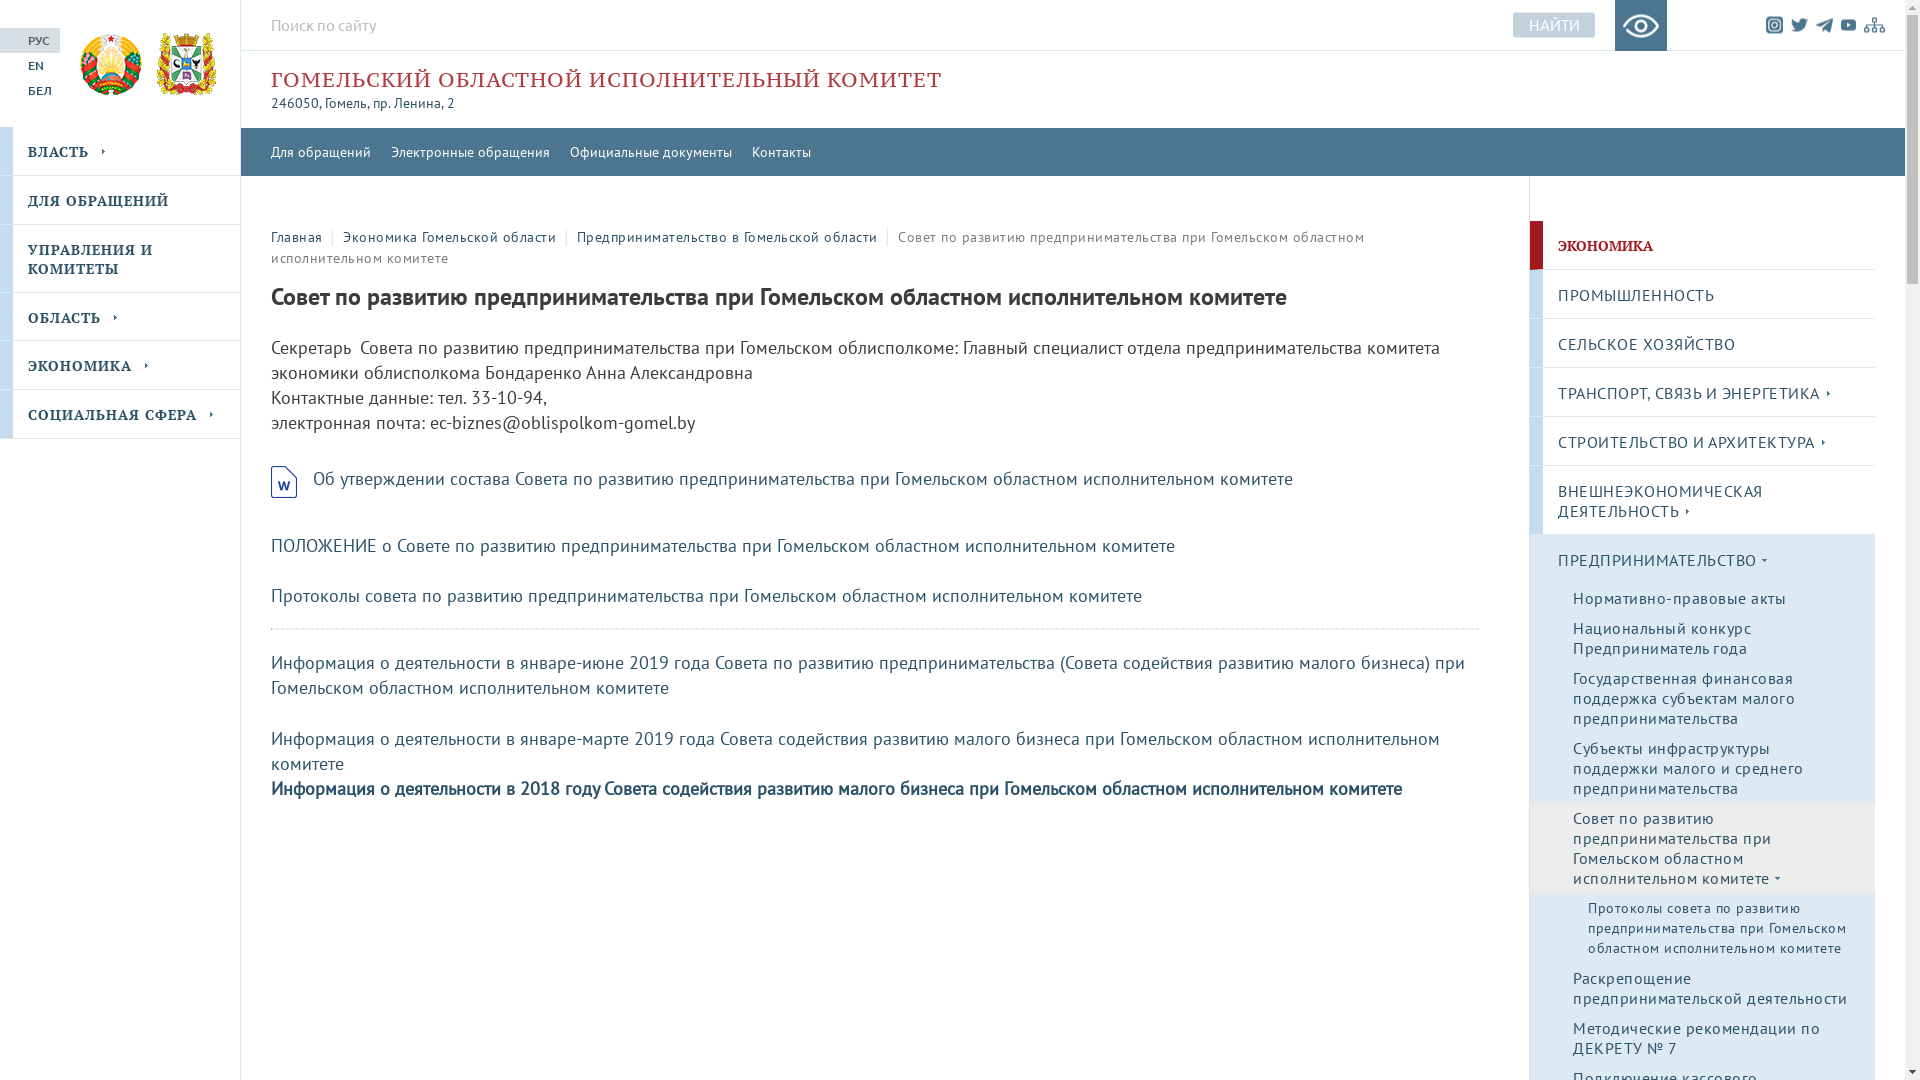 The image size is (1920, 1080). What do you see at coordinates (1774, 24) in the screenshot?
I see `'Instagram'` at bounding box center [1774, 24].